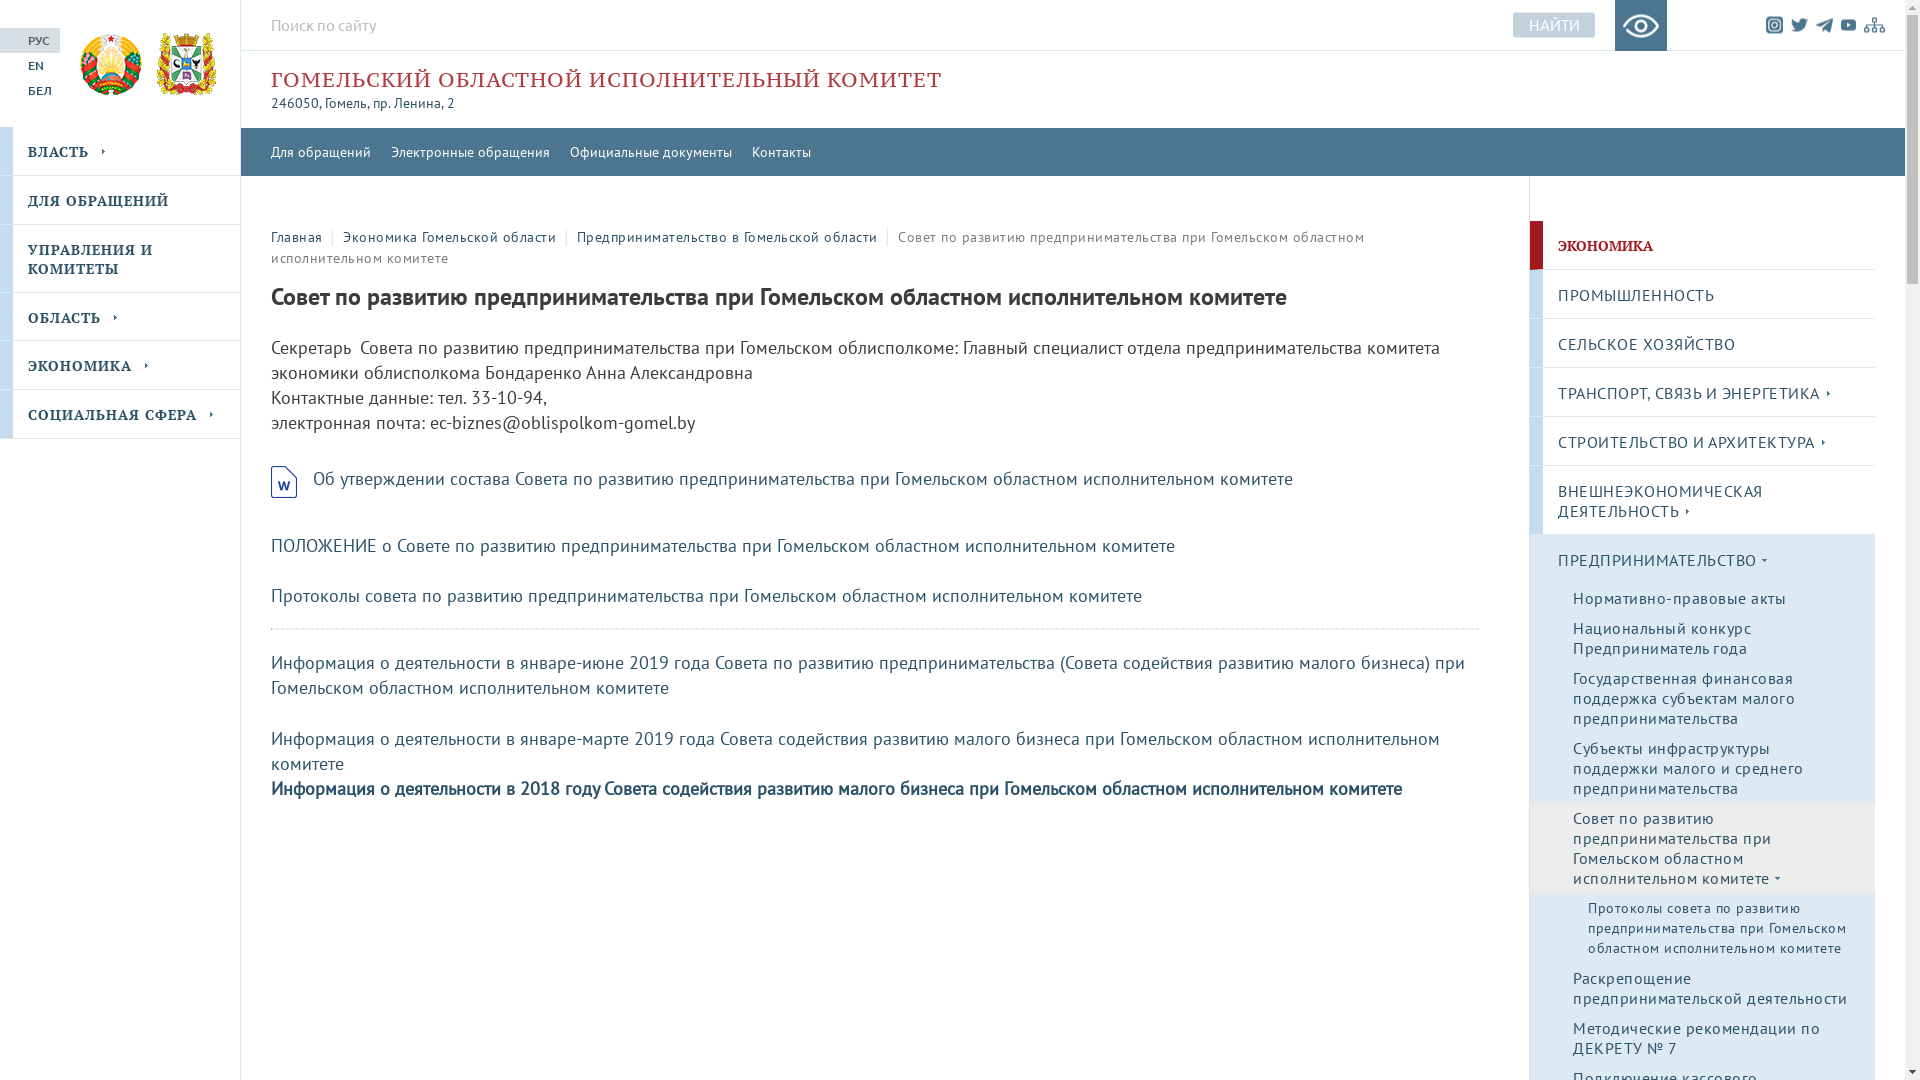 The image size is (1920, 1080). What do you see at coordinates (1774, 24) in the screenshot?
I see `'Instagram'` at bounding box center [1774, 24].